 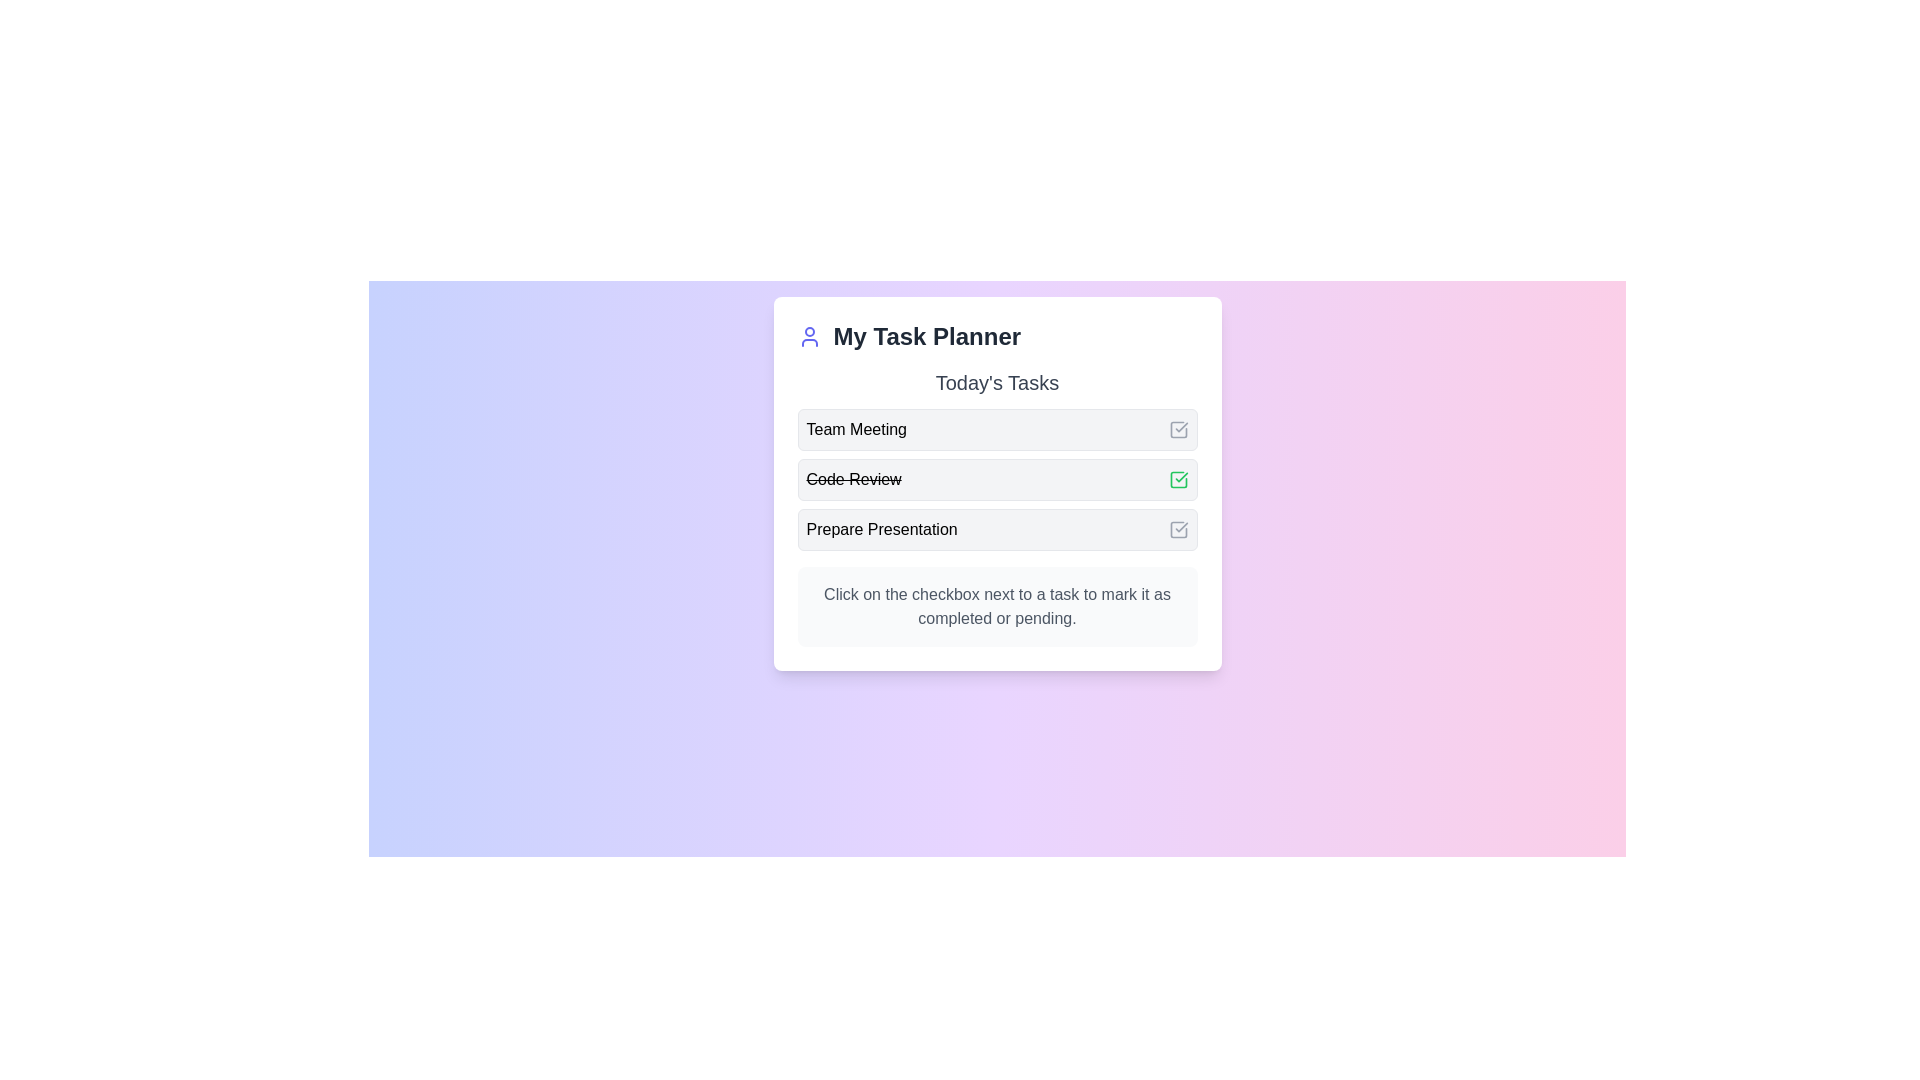 I want to click on the checkbox styled with a gray border and a bold red checkmark located under the 'Team Meeting' row in 'Today's Tasks', so click(x=1178, y=428).